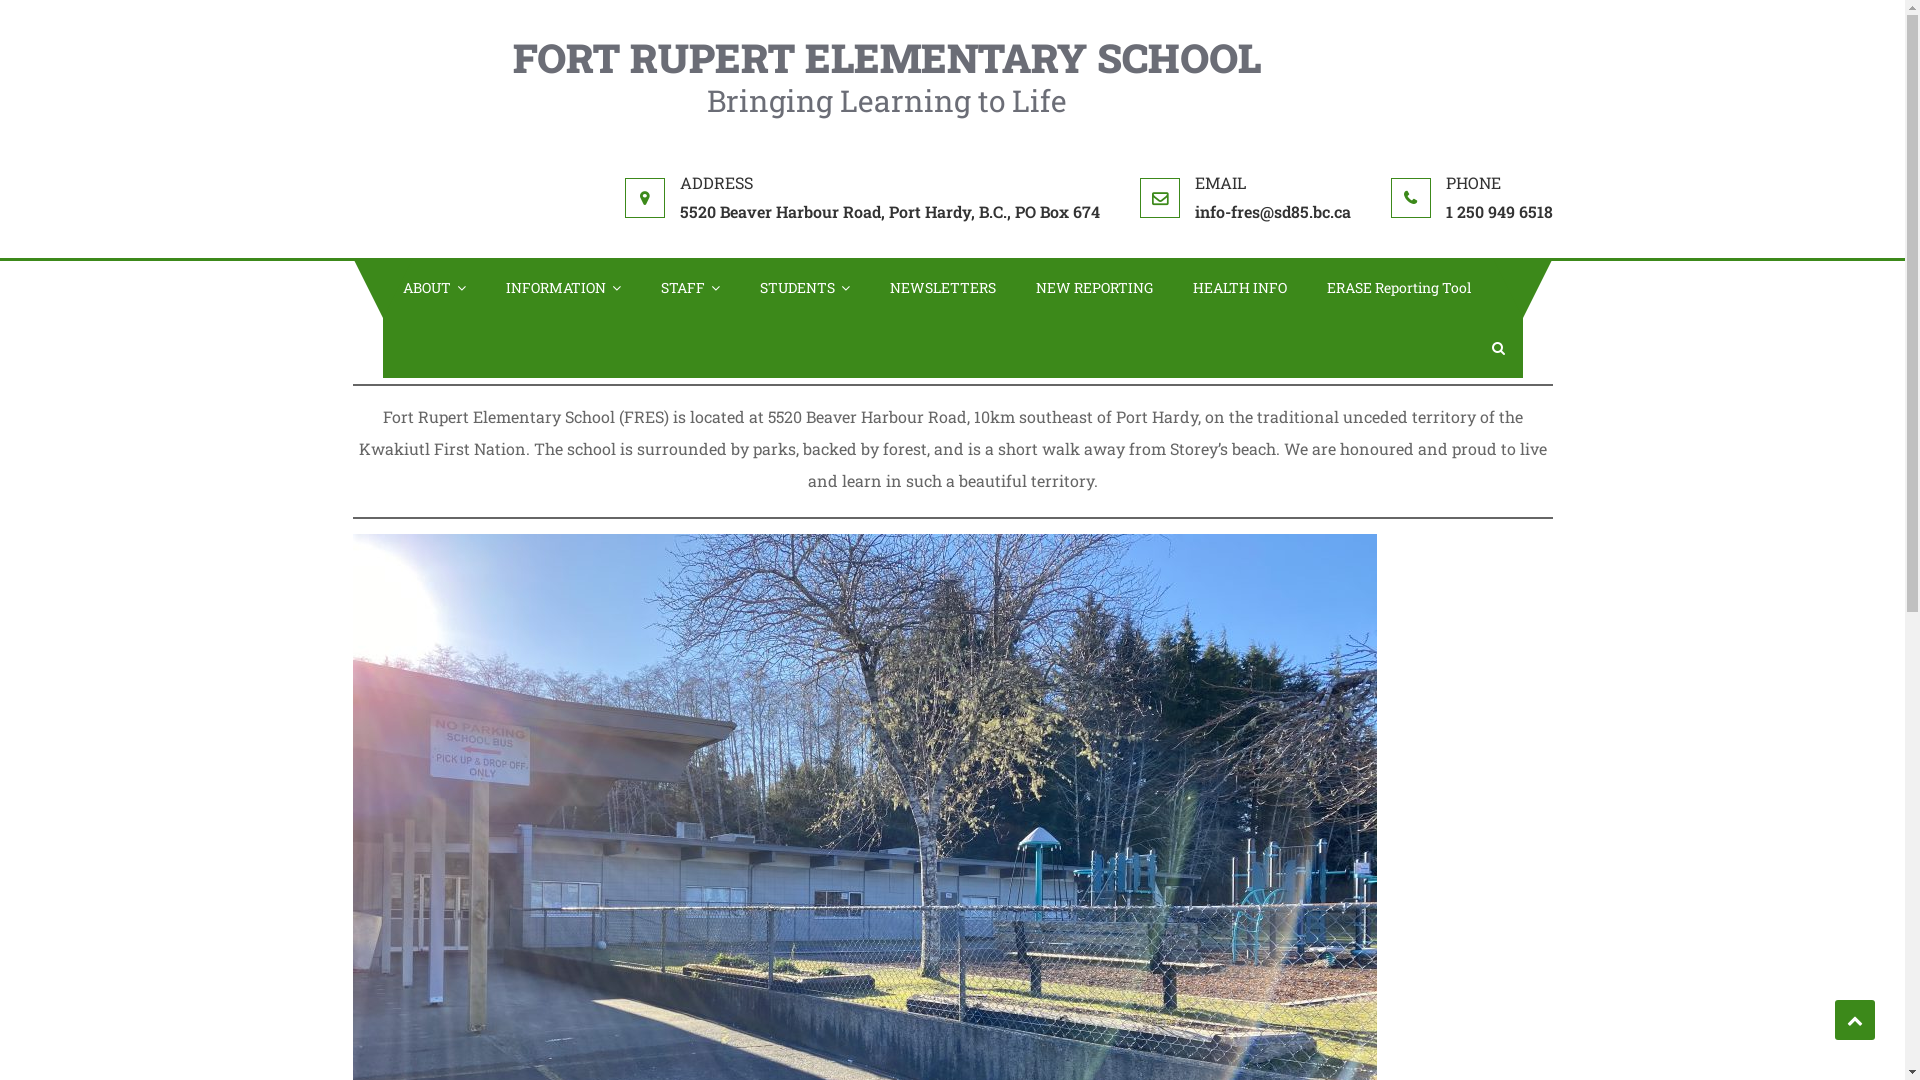 The height and width of the screenshot is (1080, 1920). Describe the element at coordinates (941, 288) in the screenshot. I see `'NEWSLETTERS'` at that location.